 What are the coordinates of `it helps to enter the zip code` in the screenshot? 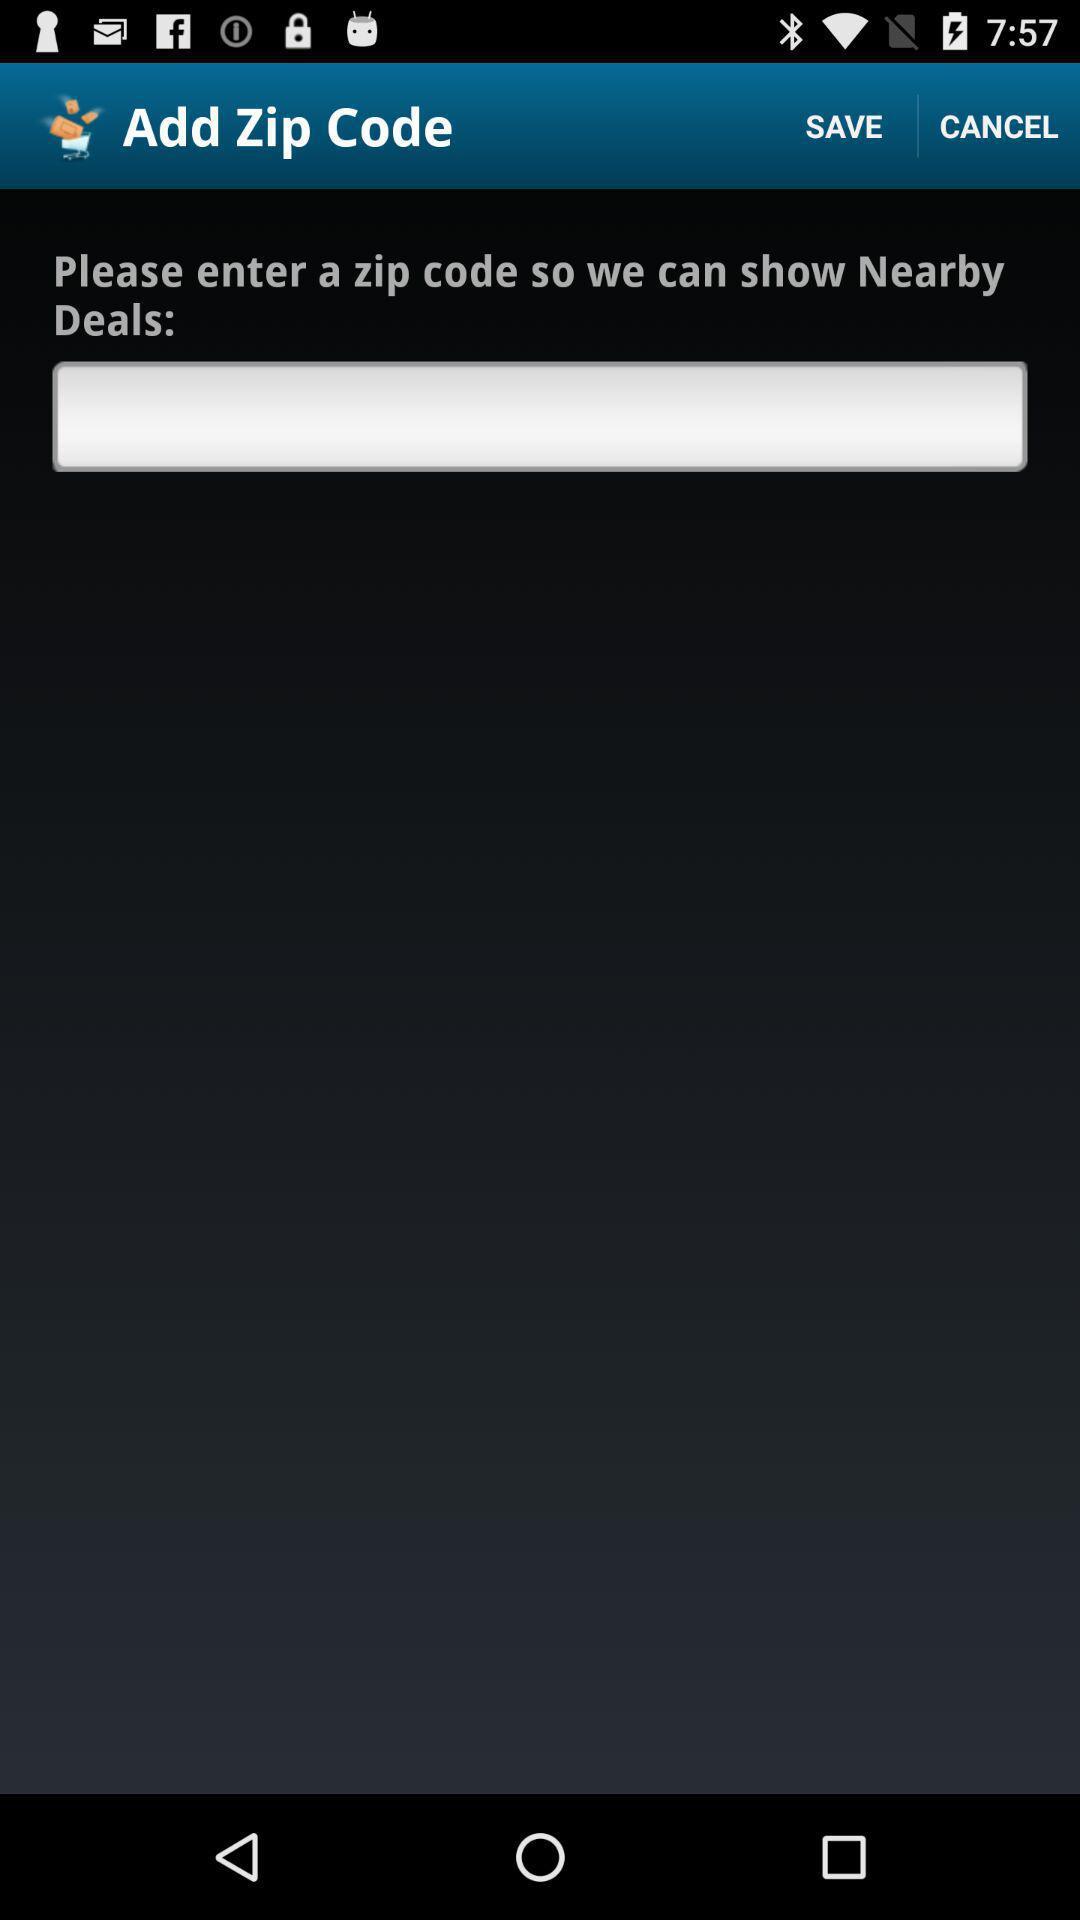 It's located at (540, 415).